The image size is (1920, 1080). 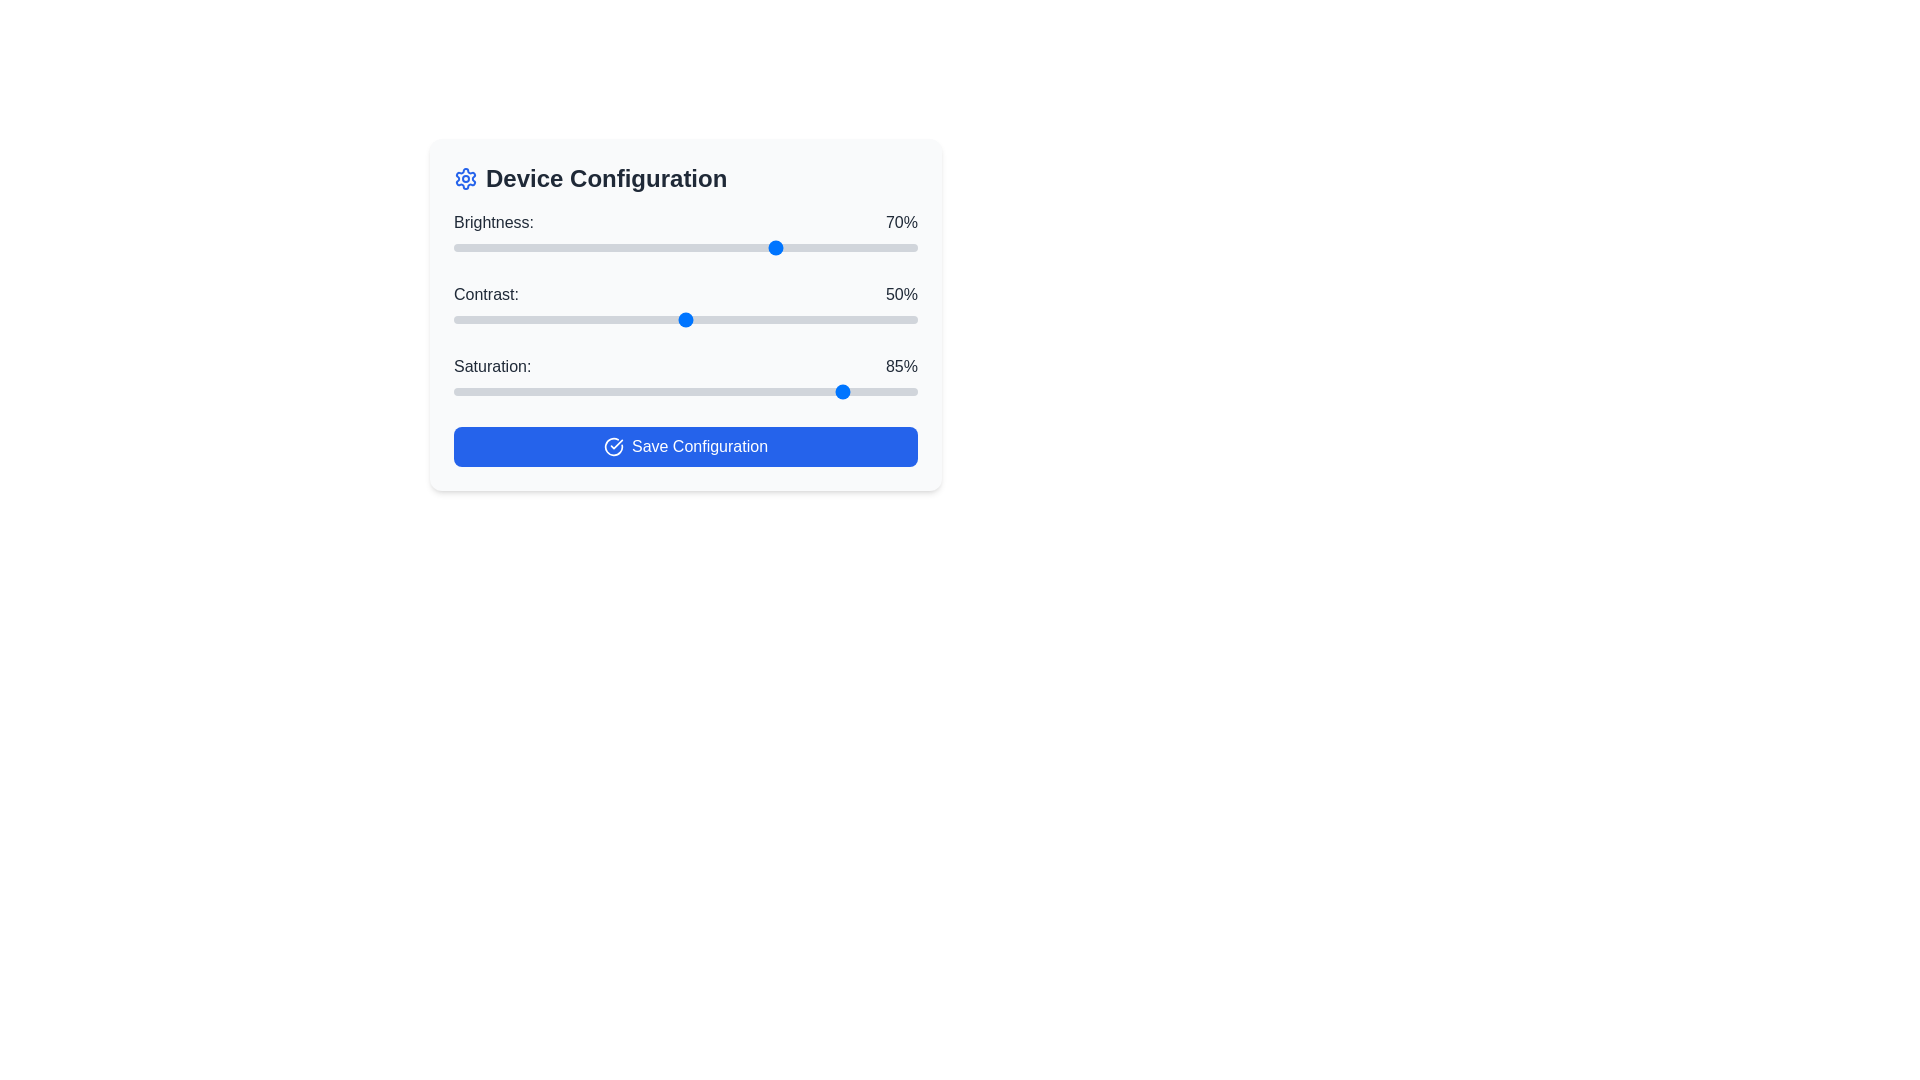 What do you see at coordinates (514, 392) in the screenshot?
I see `the saturation level` at bounding box center [514, 392].